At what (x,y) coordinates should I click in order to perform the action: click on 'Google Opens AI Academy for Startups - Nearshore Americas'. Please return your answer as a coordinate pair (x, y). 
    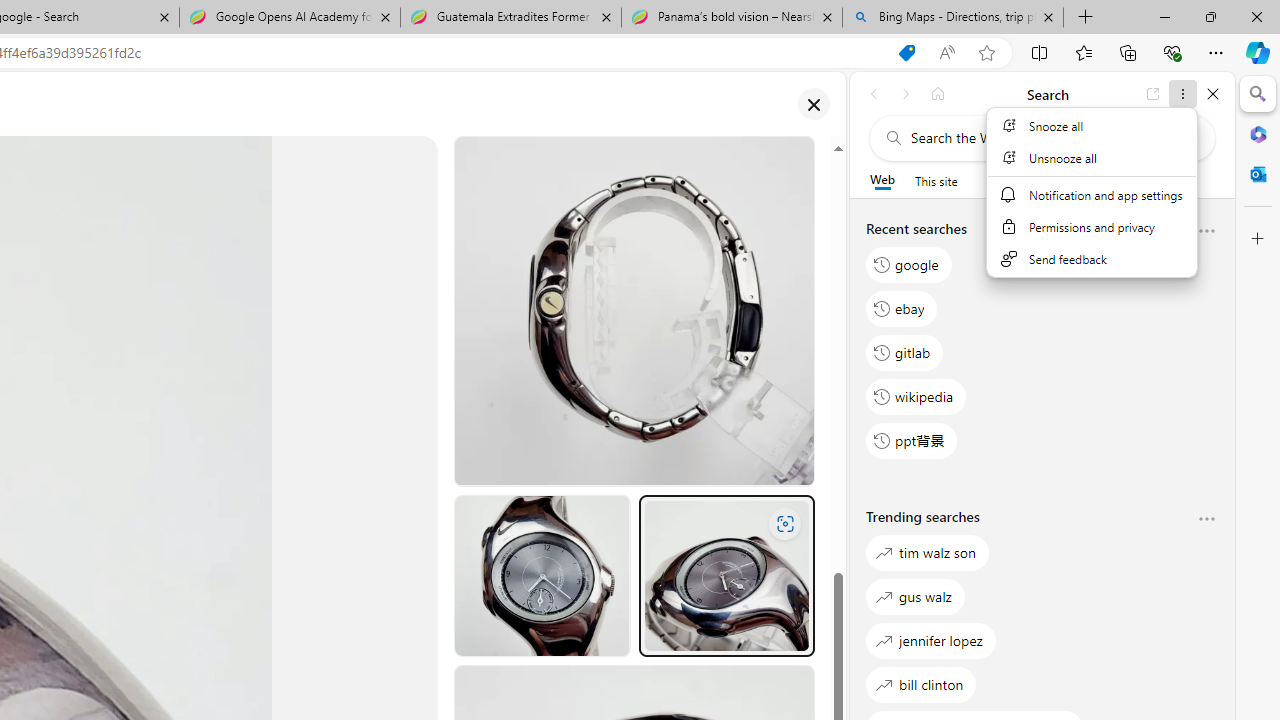
    Looking at the image, I should click on (289, 17).